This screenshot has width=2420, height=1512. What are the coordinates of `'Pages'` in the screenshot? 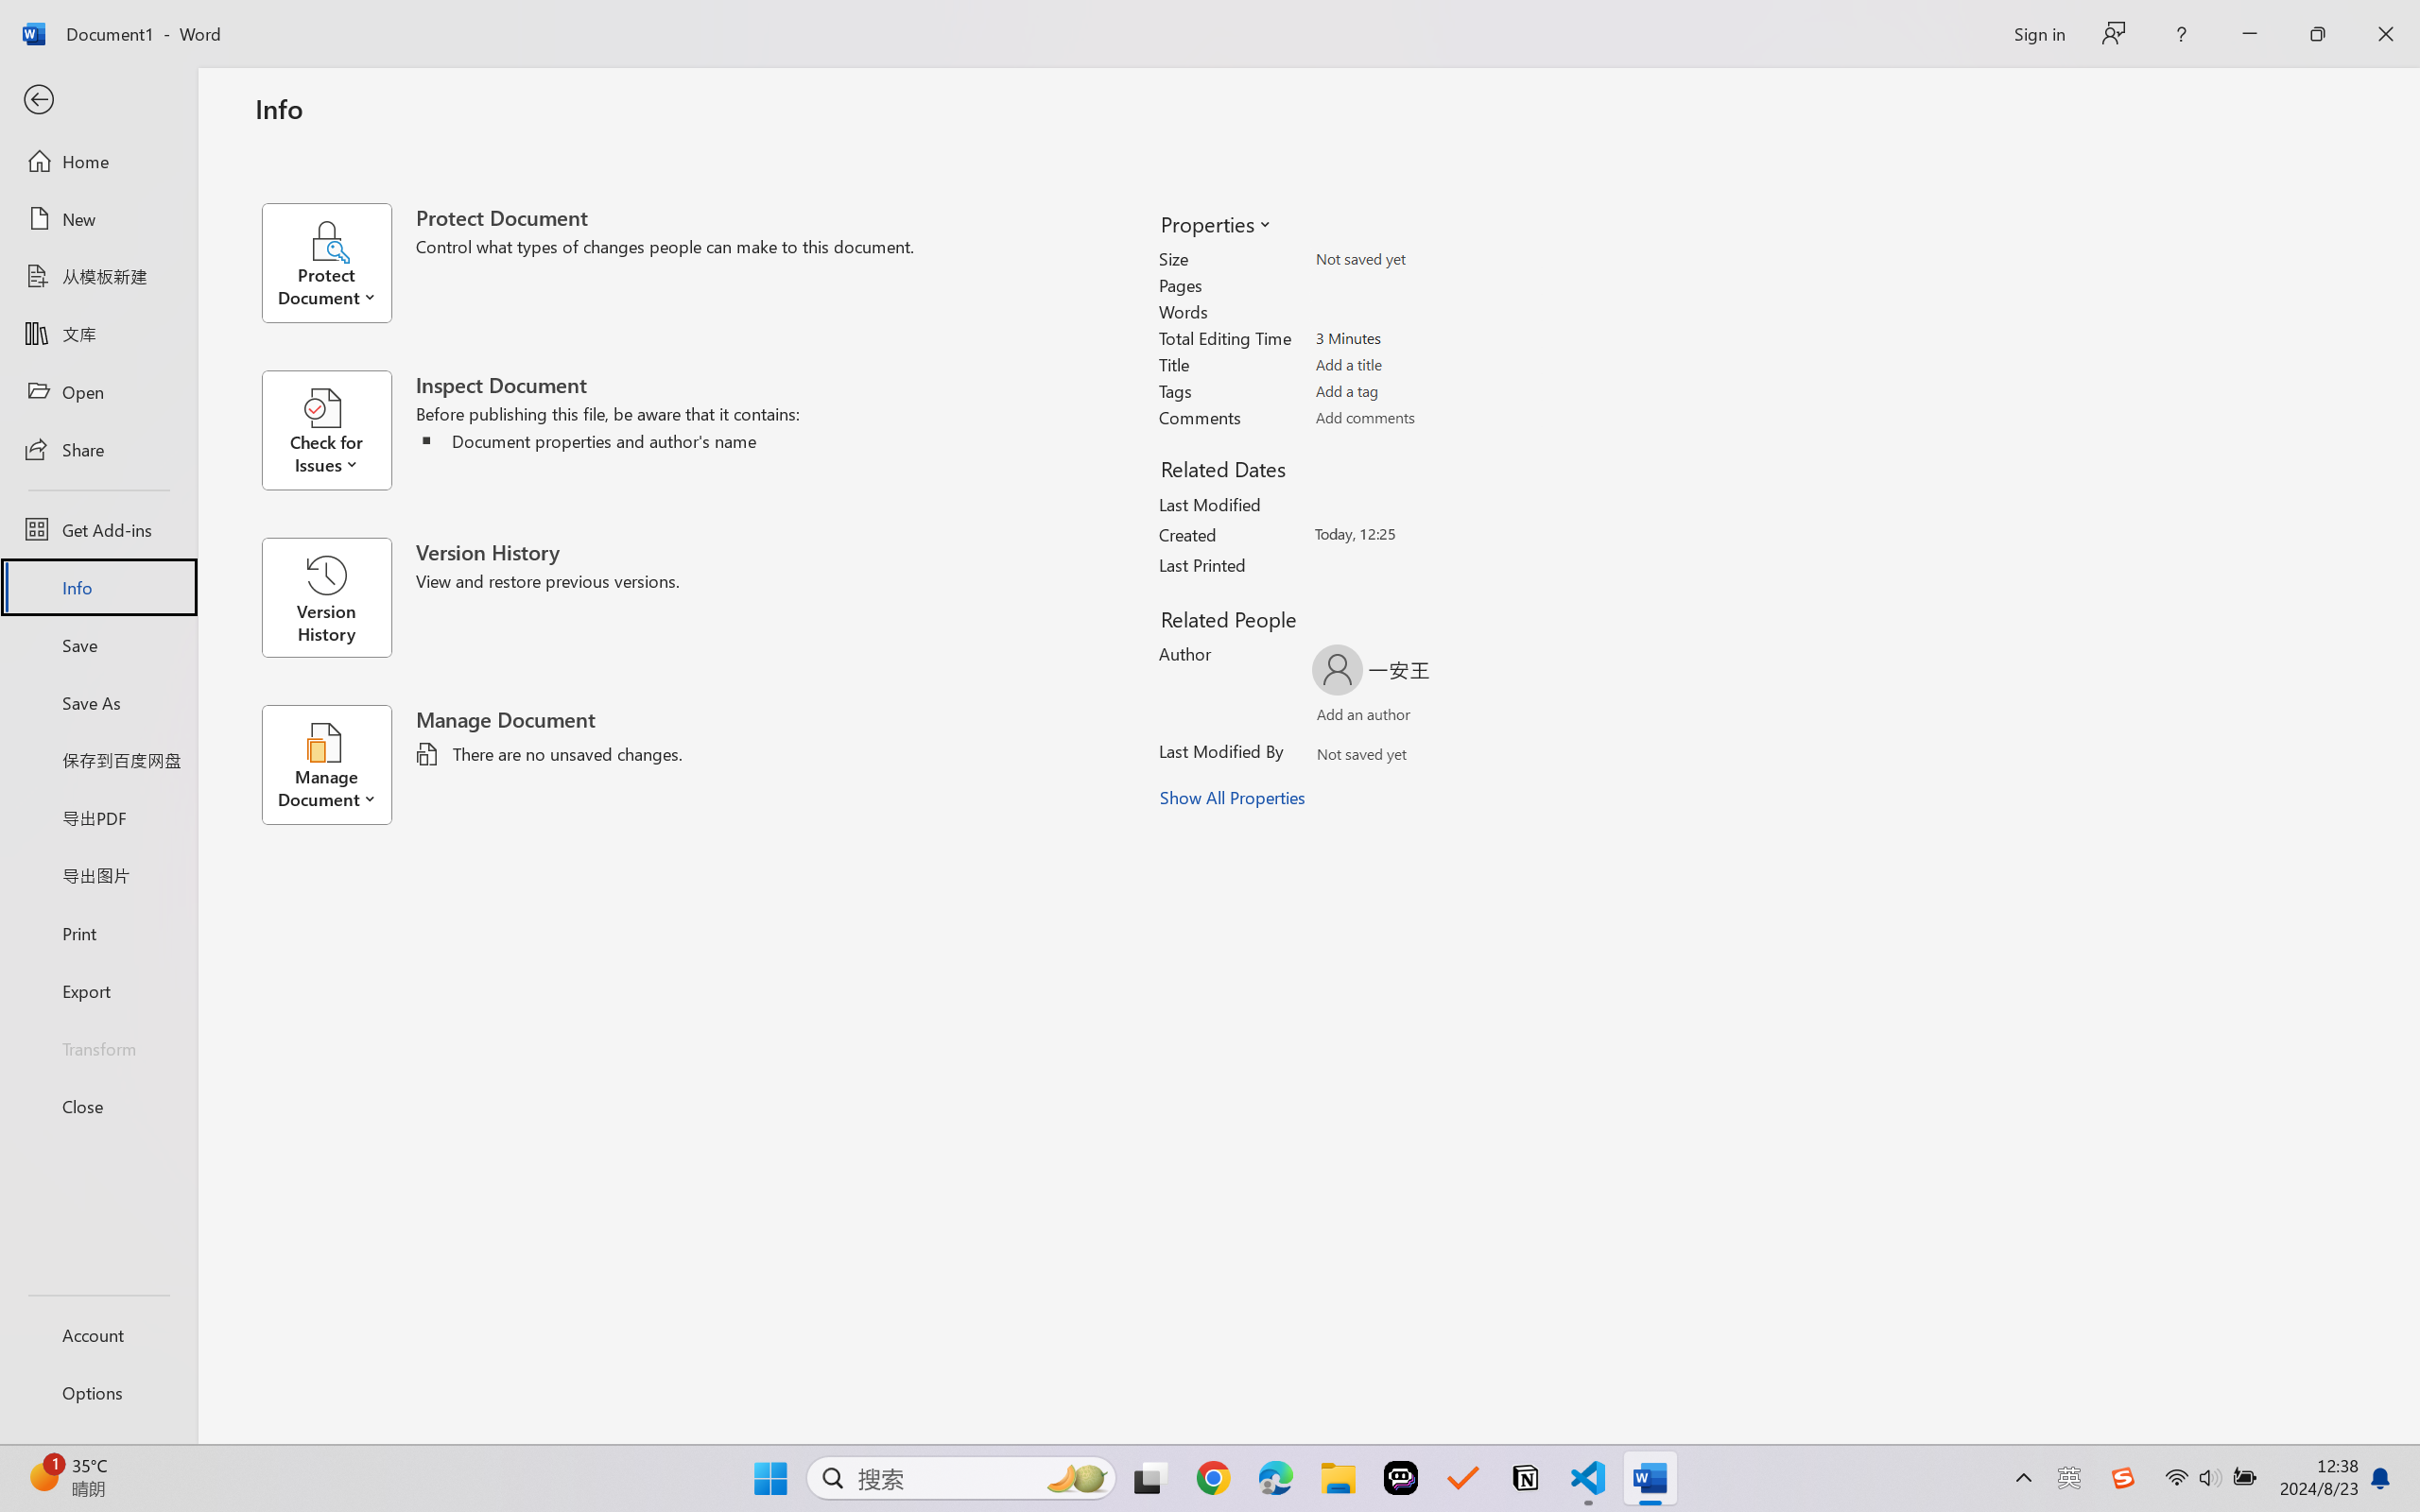 It's located at (1426, 284).